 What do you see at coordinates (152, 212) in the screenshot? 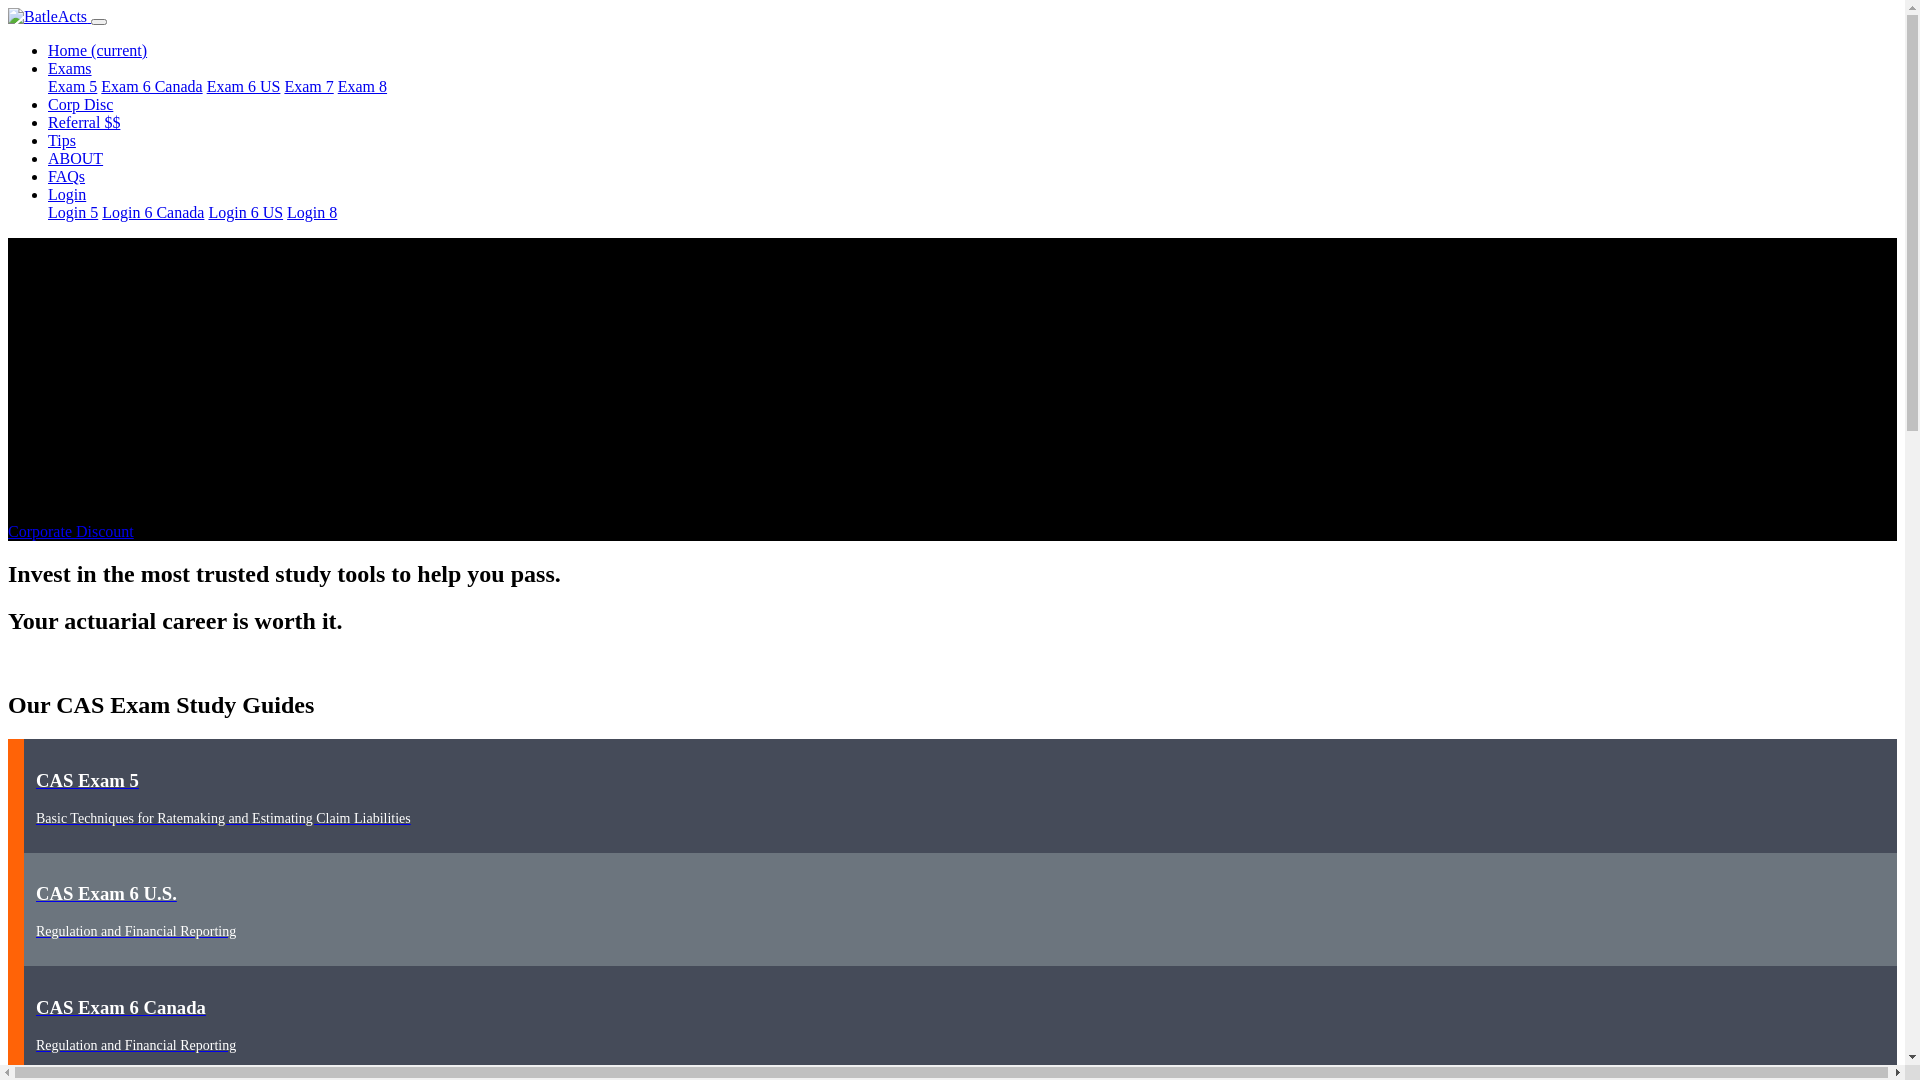
I see `'Login 6 Canada'` at bounding box center [152, 212].